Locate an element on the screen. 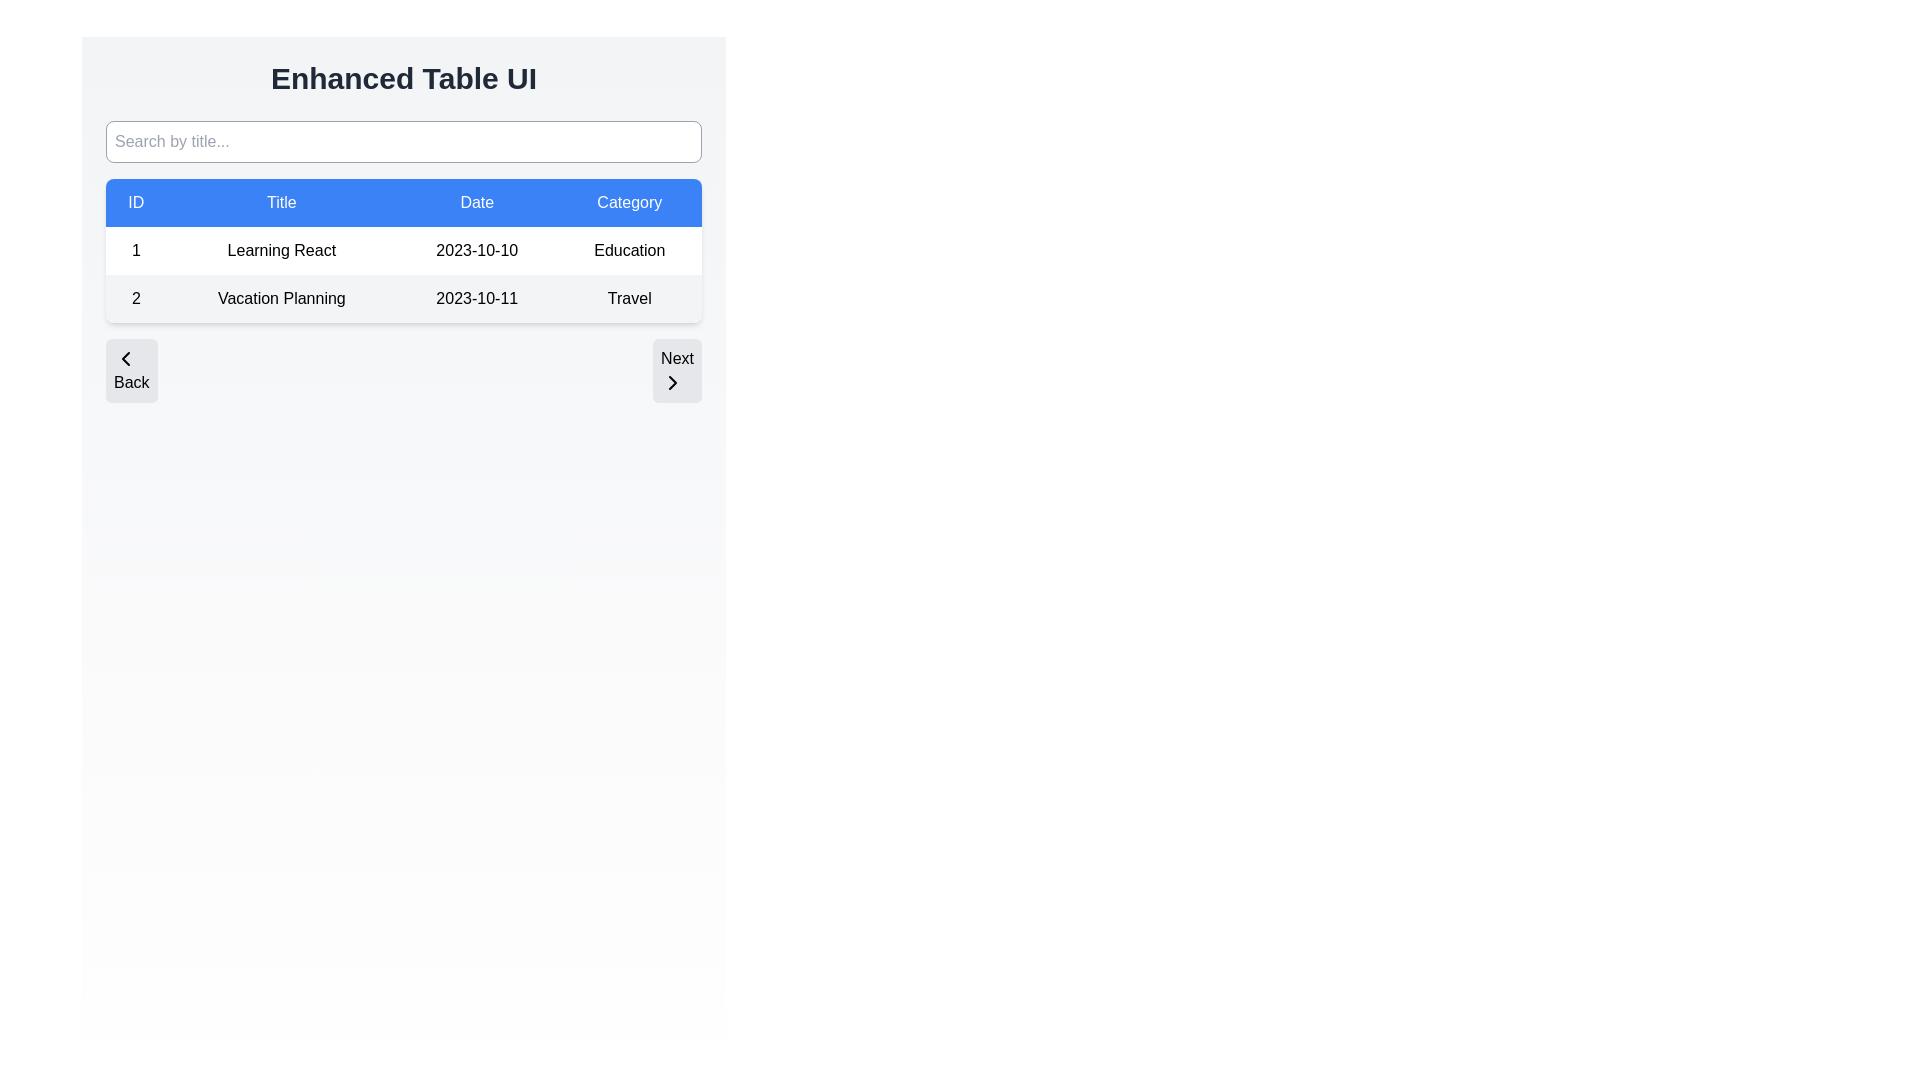 The image size is (1920, 1080). the Text label that serves as an identifier for the corresponding table entry, located in the first column of the table row is located at coordinates (135, 249).